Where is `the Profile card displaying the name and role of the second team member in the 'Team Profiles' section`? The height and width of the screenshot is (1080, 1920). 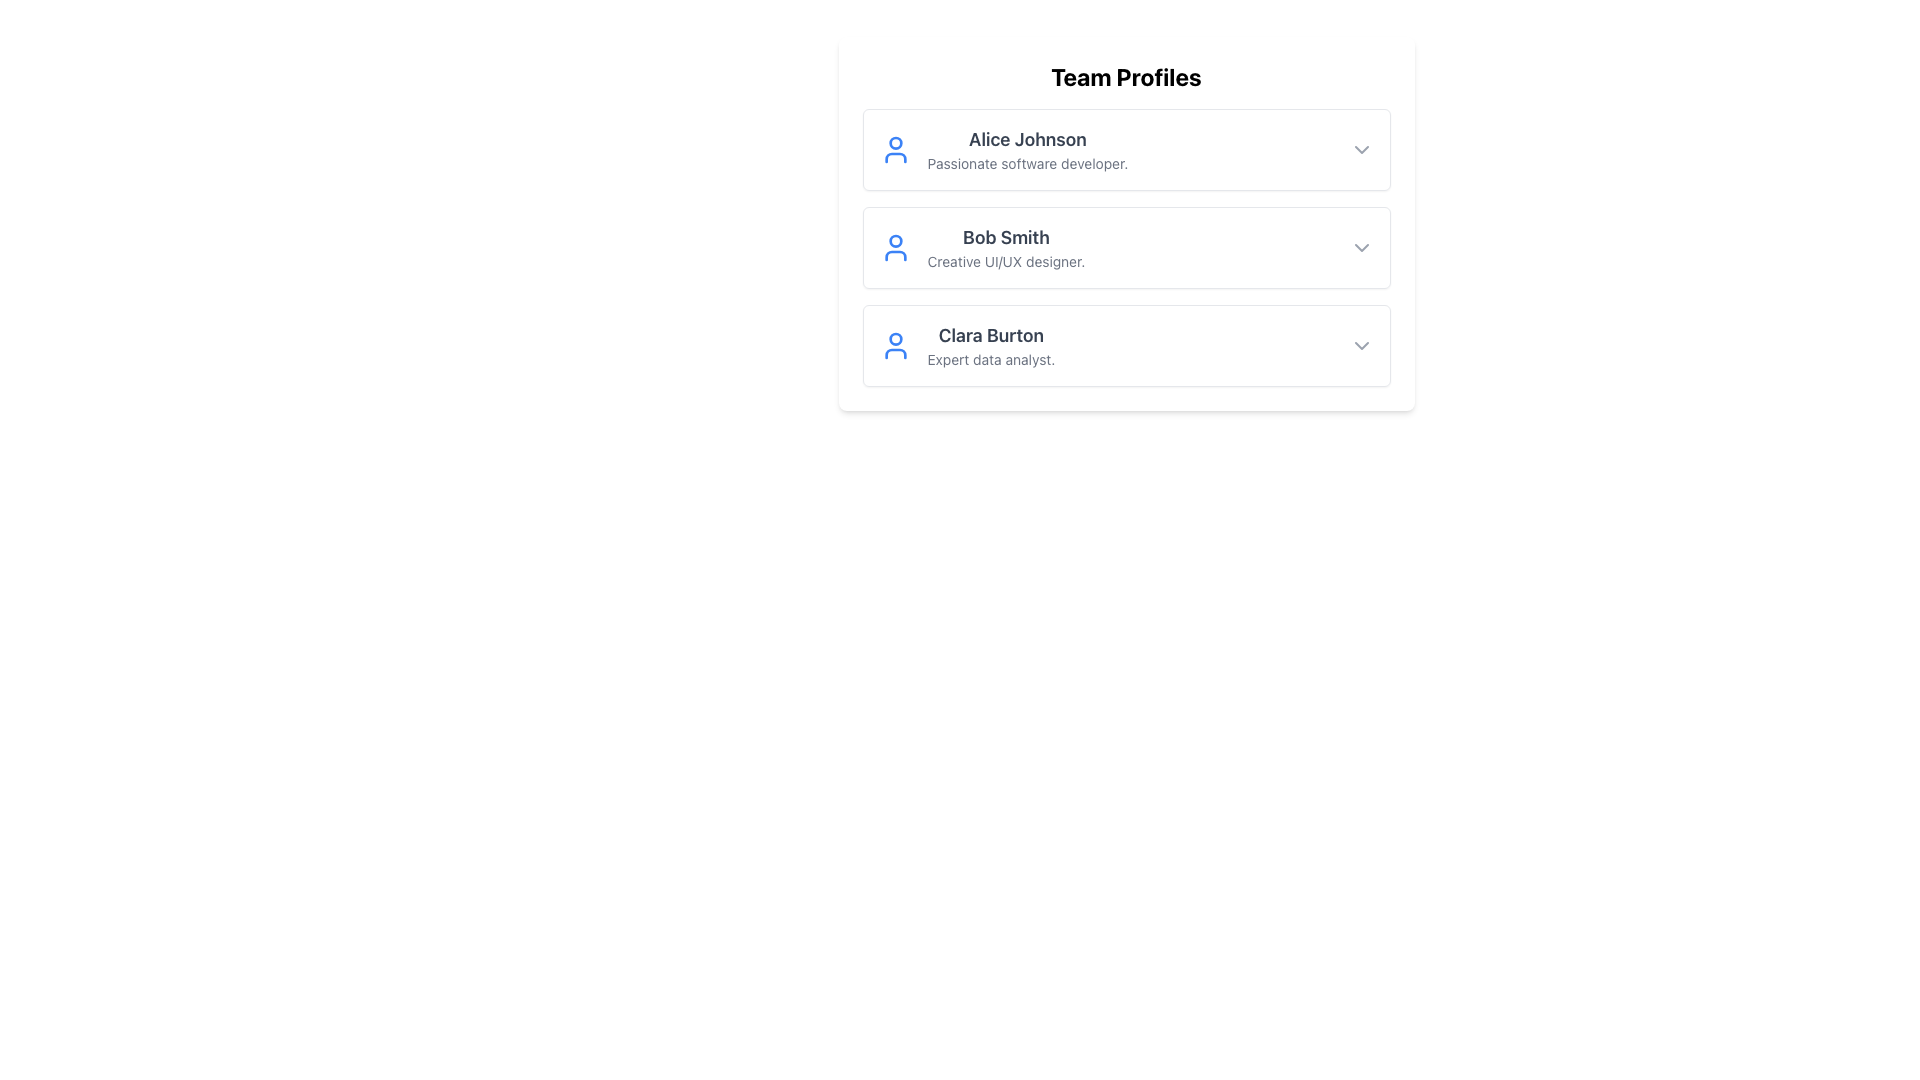 the Profile card displaying the name and role of the second team member in the 'Team Profiles' section is located at coordinates (1126, 246).